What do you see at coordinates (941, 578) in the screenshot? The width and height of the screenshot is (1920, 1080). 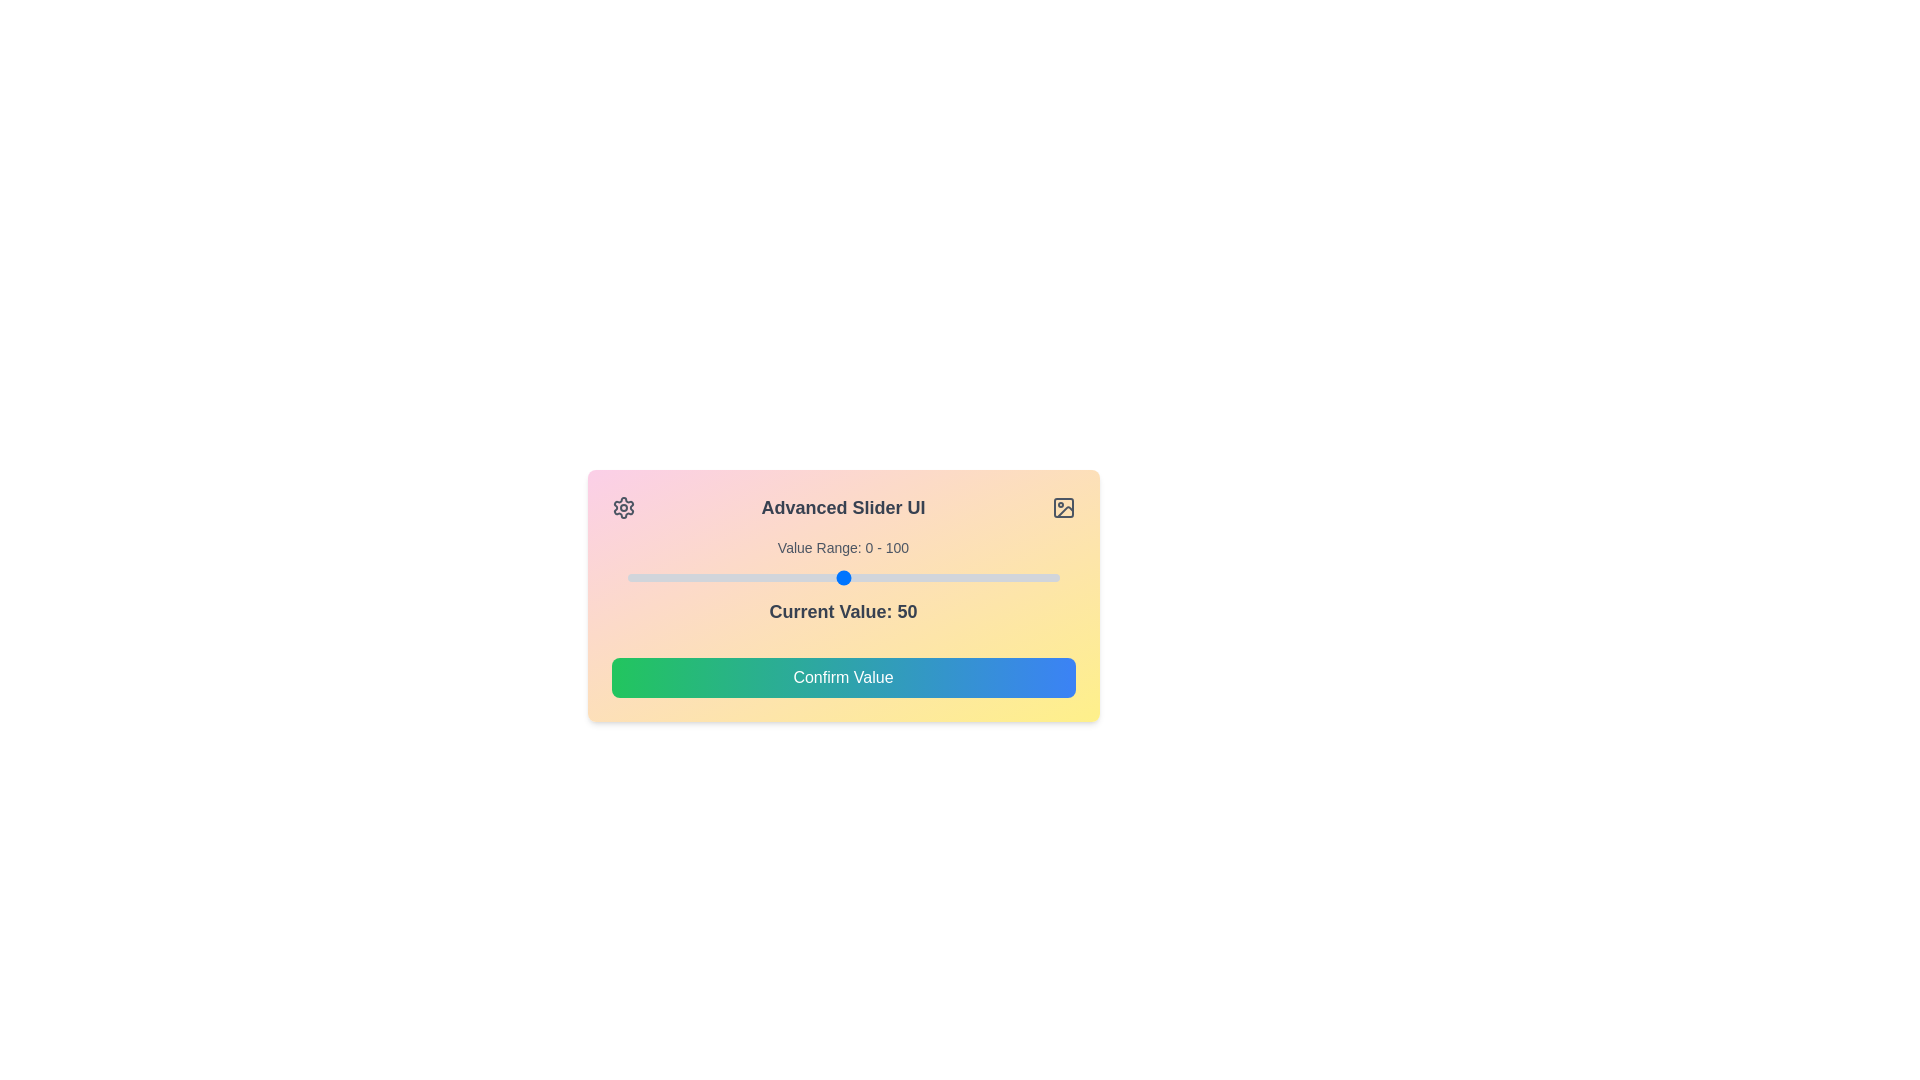 I see `the slider to set its value to 73` at bounding box center [941, 578].